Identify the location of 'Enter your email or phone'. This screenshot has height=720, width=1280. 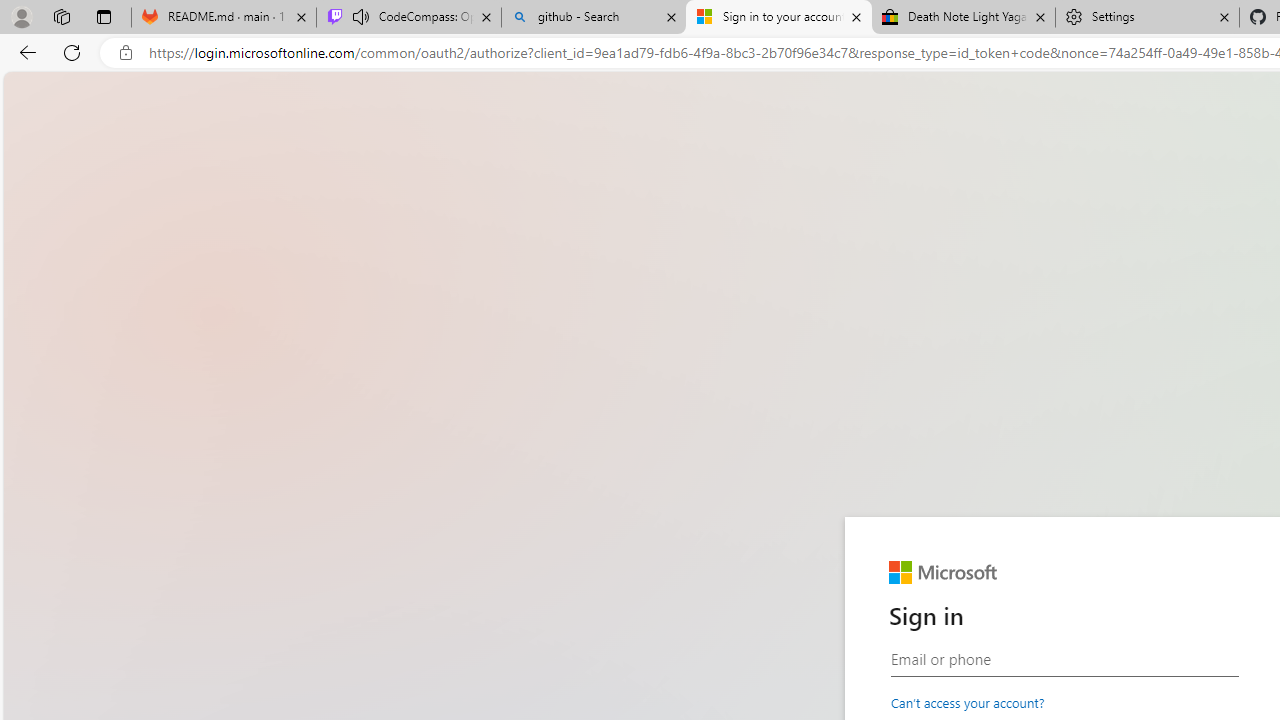
(1063, 659).